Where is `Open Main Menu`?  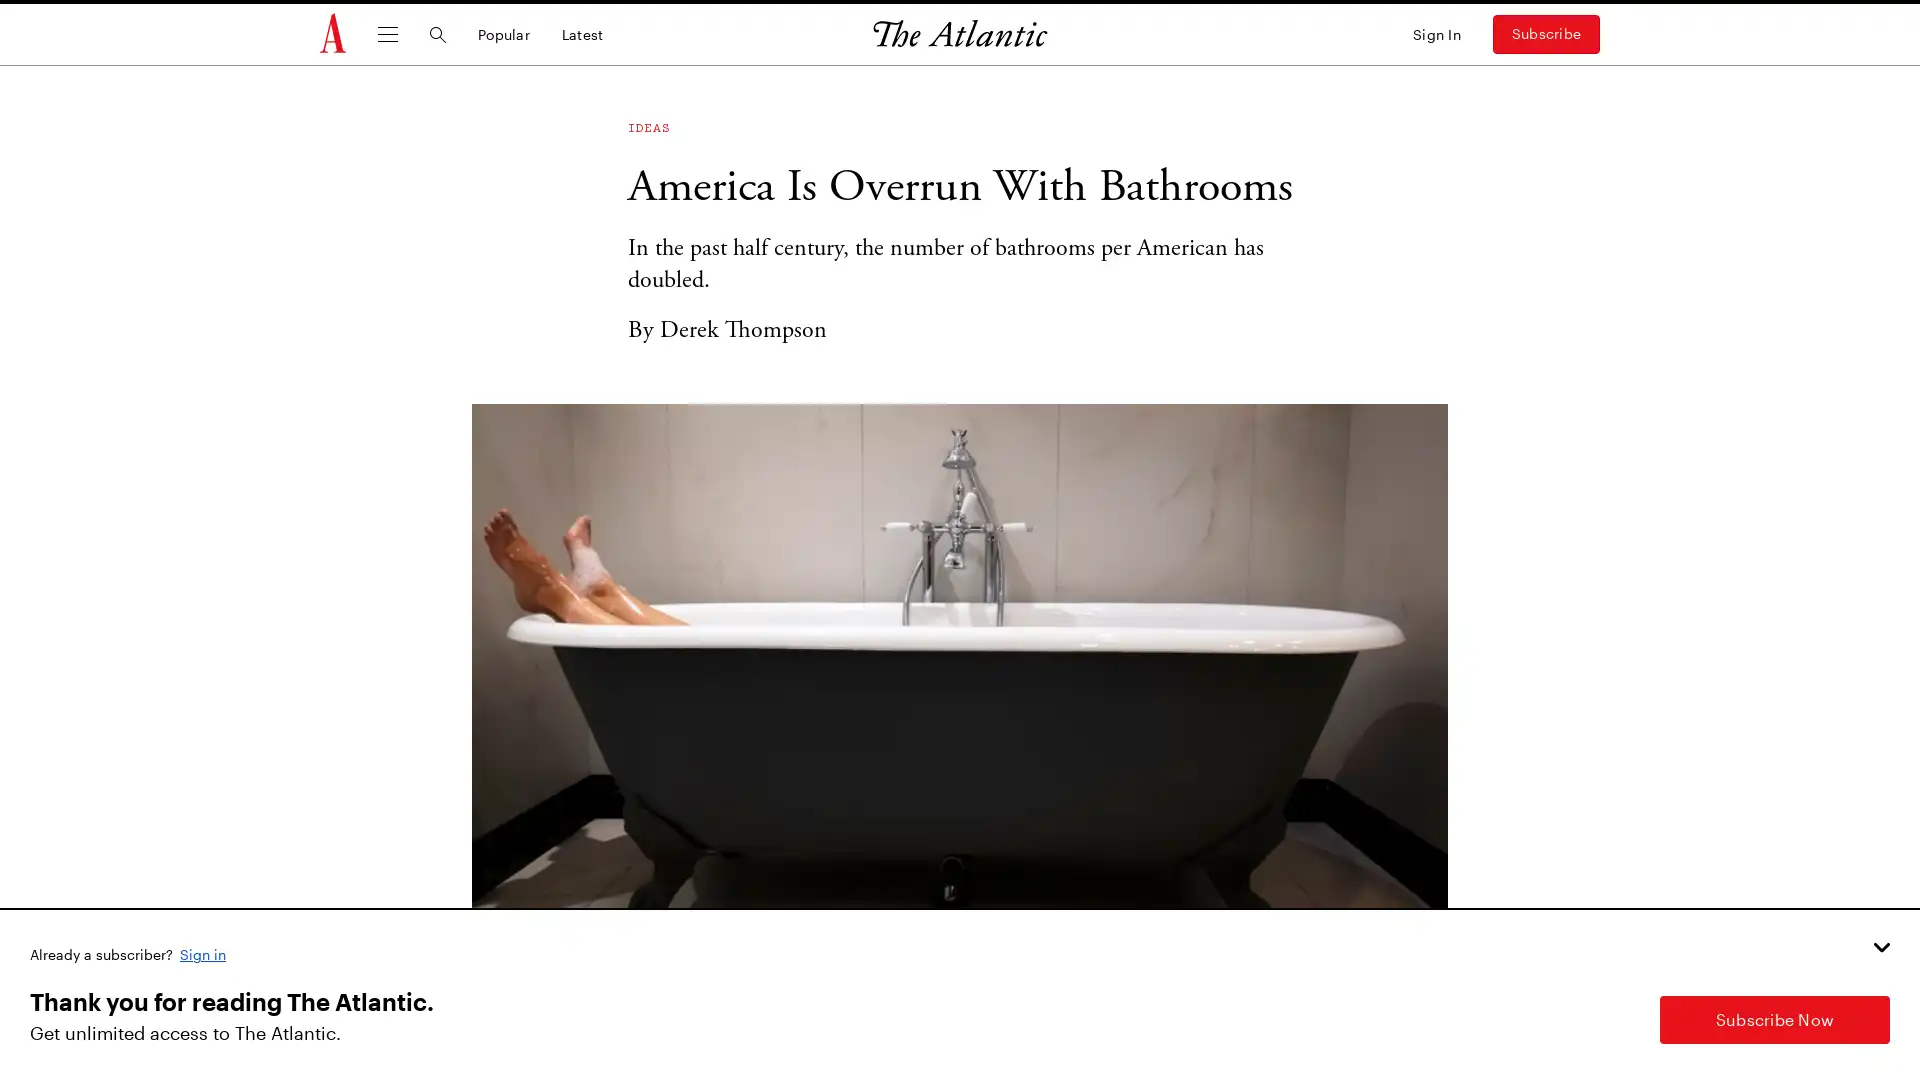 Open Main Menu is located at coordinates (388, 34).